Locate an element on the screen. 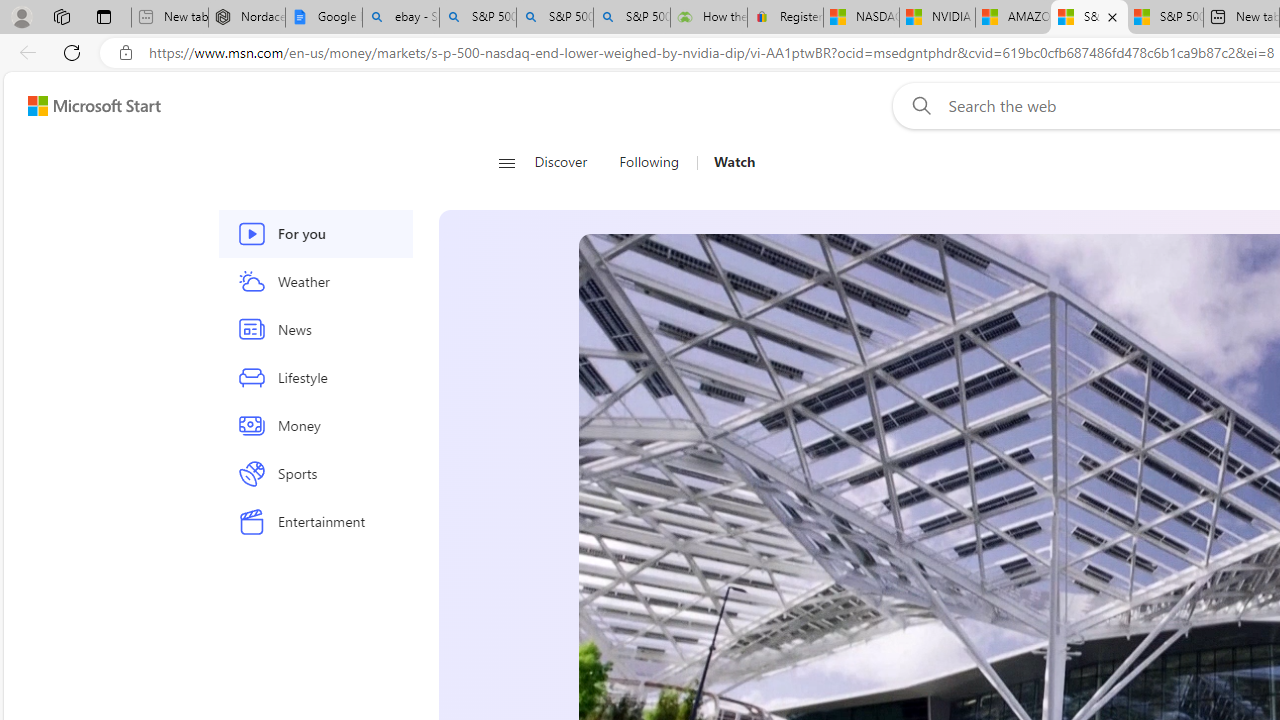 This screenshot has height=720, width=1280. 'Skip to footer' is located at coordinates (81, 105).